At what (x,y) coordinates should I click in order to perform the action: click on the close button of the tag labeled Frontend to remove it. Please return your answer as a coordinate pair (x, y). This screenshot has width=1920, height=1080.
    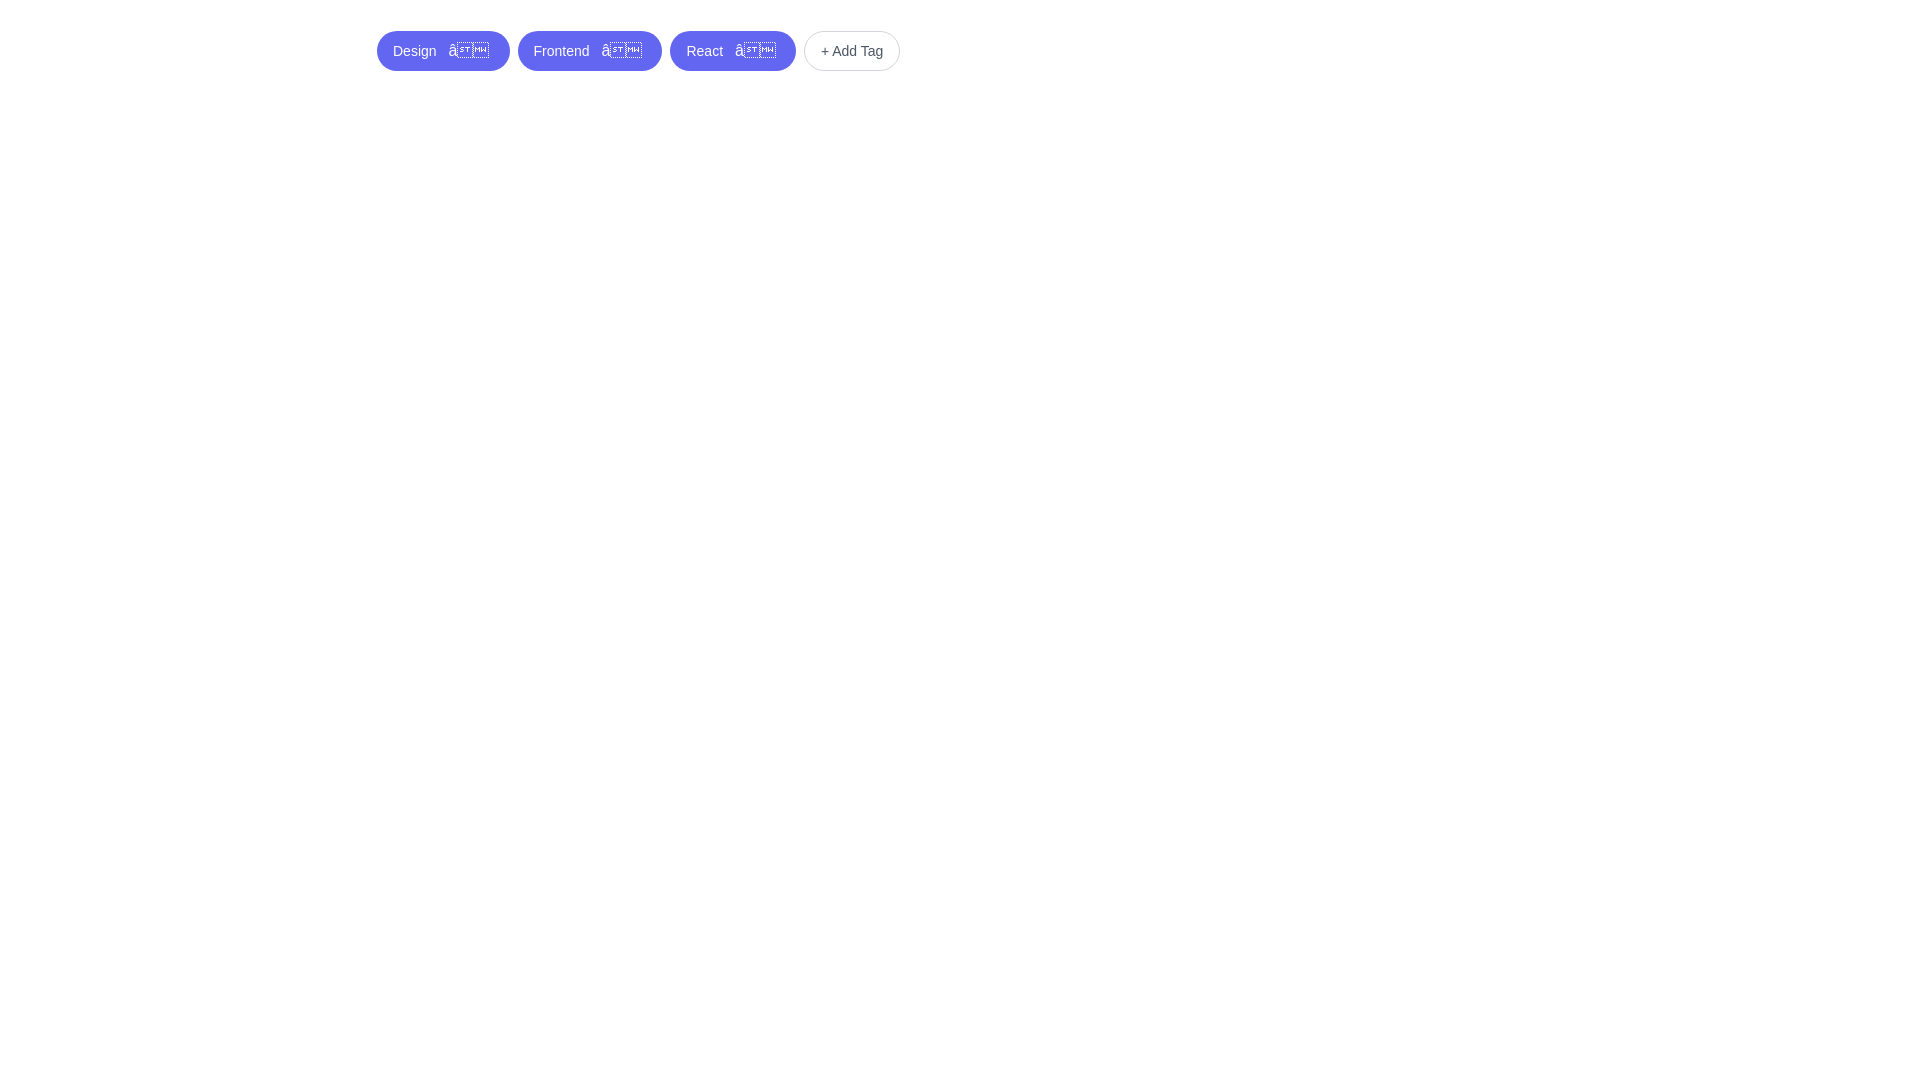
    Looking at the image, I should click on (621, 49).